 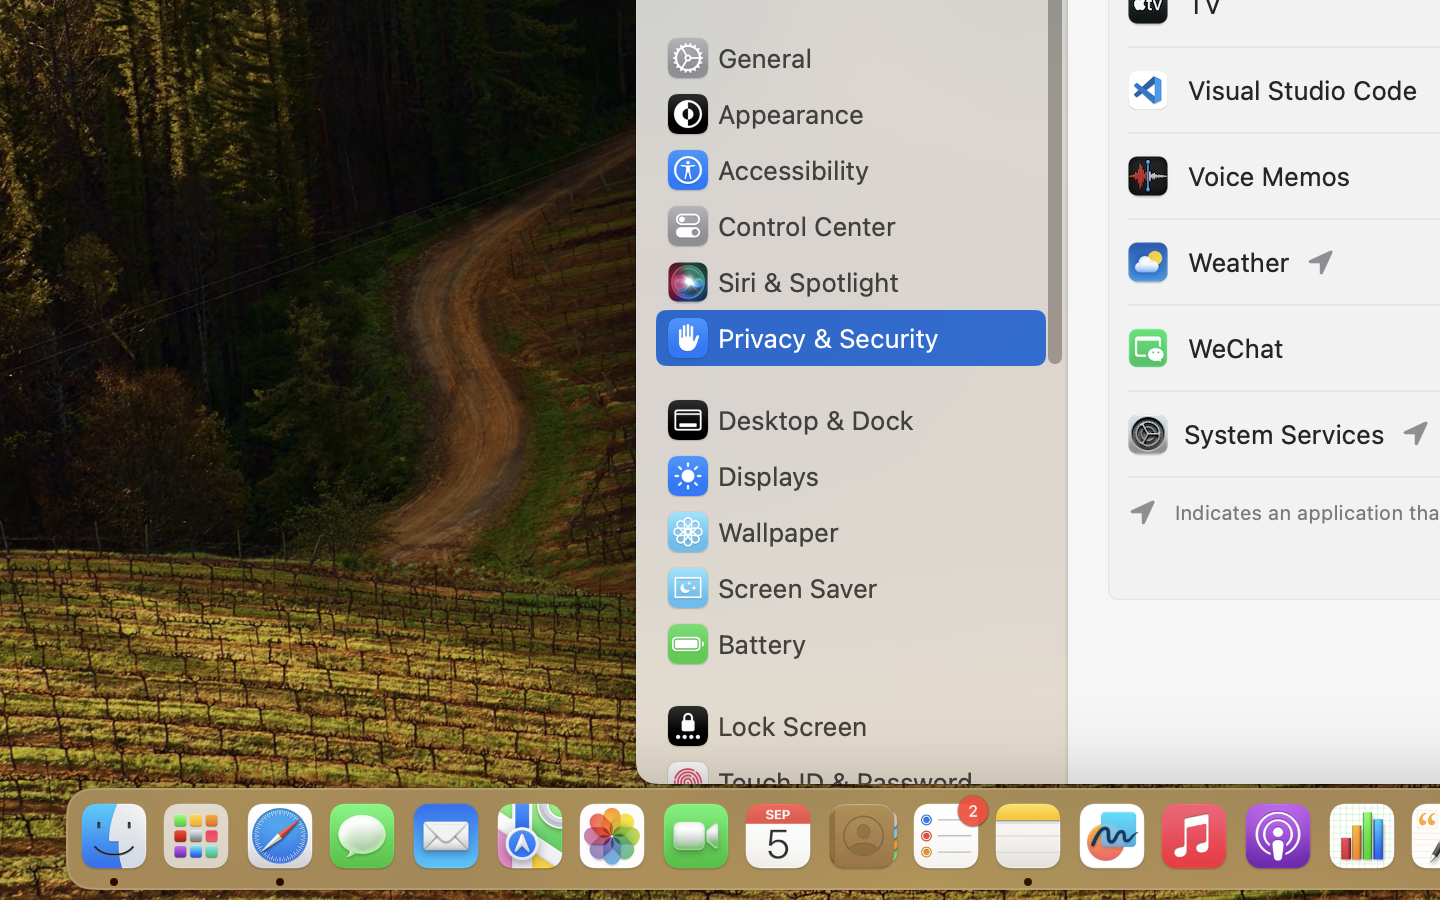 What do you see at coordinates (733, 644) in the screenshot?
I see `'Battery'` at bounding box center [733, 644].